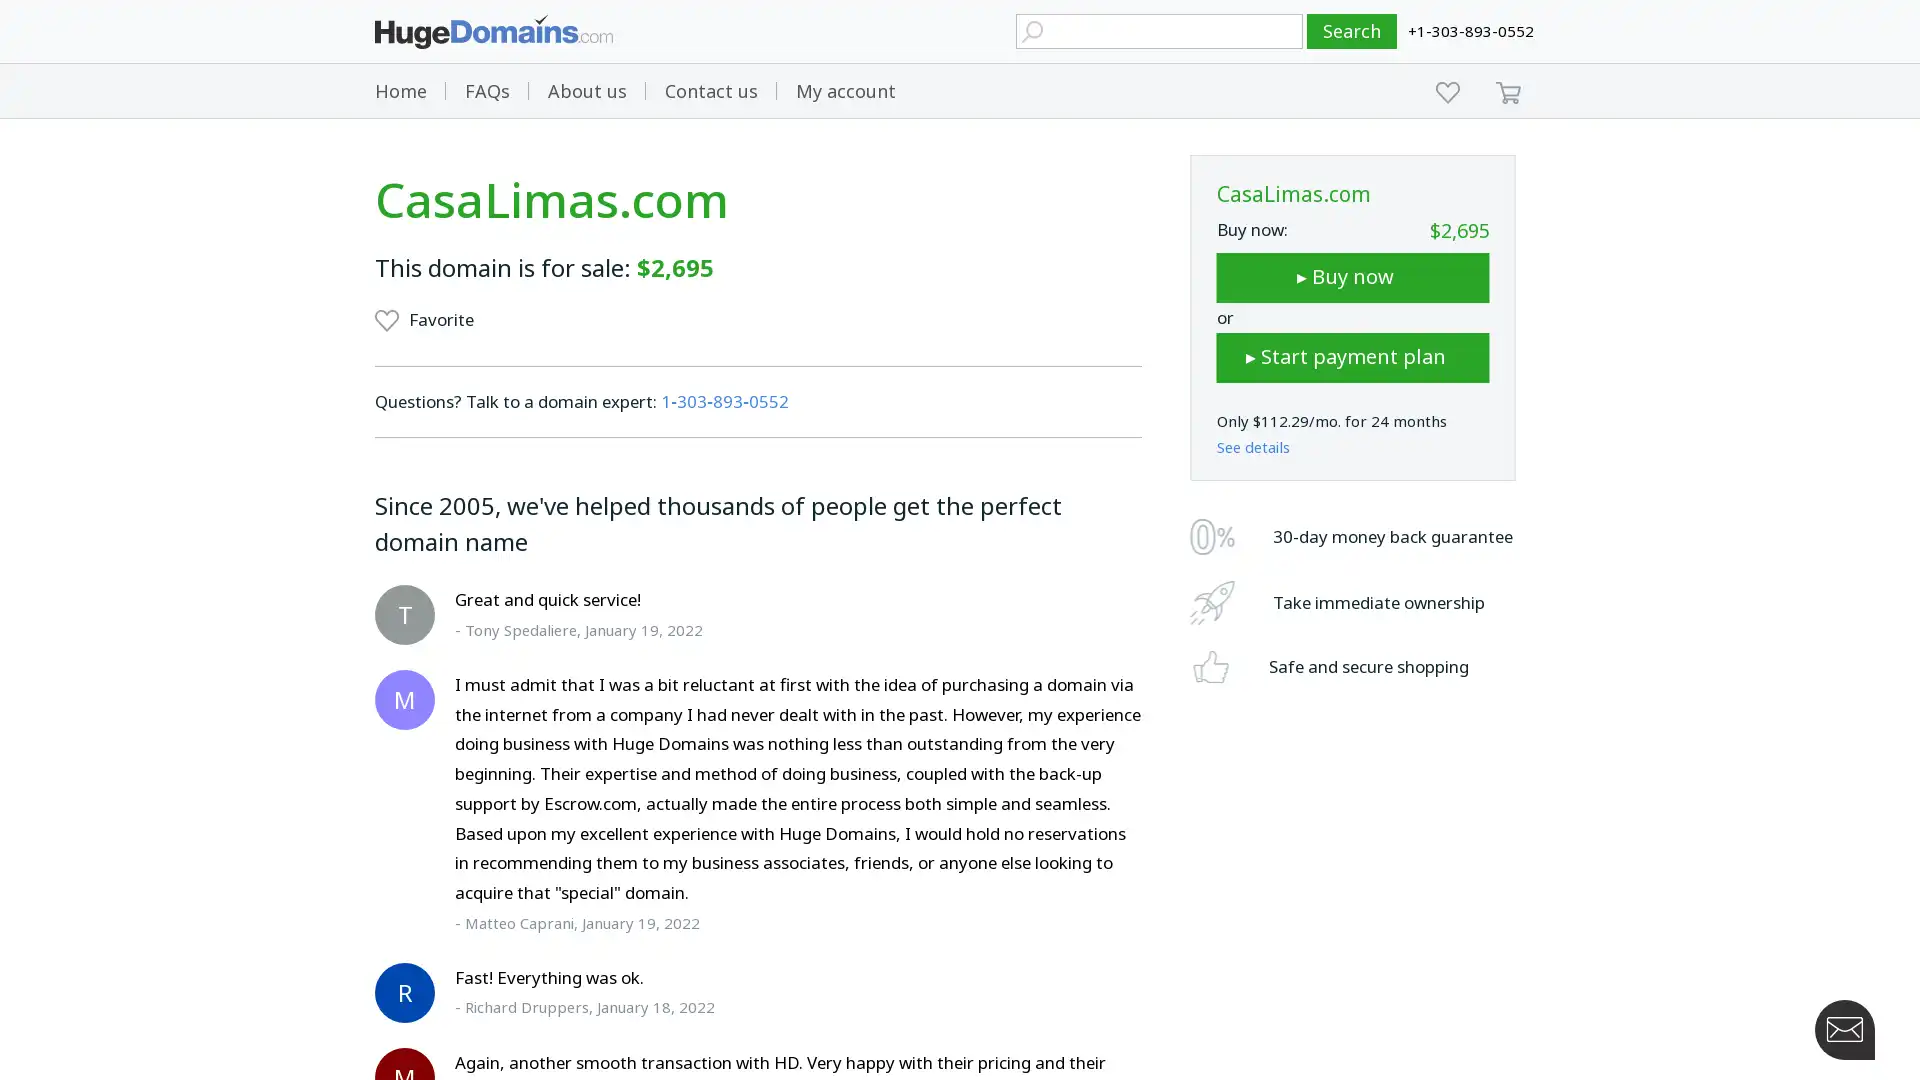  What do you see at coordinates (1352, 31) in the screenshot?
I see `Search` at bounding box center [1352, 31].